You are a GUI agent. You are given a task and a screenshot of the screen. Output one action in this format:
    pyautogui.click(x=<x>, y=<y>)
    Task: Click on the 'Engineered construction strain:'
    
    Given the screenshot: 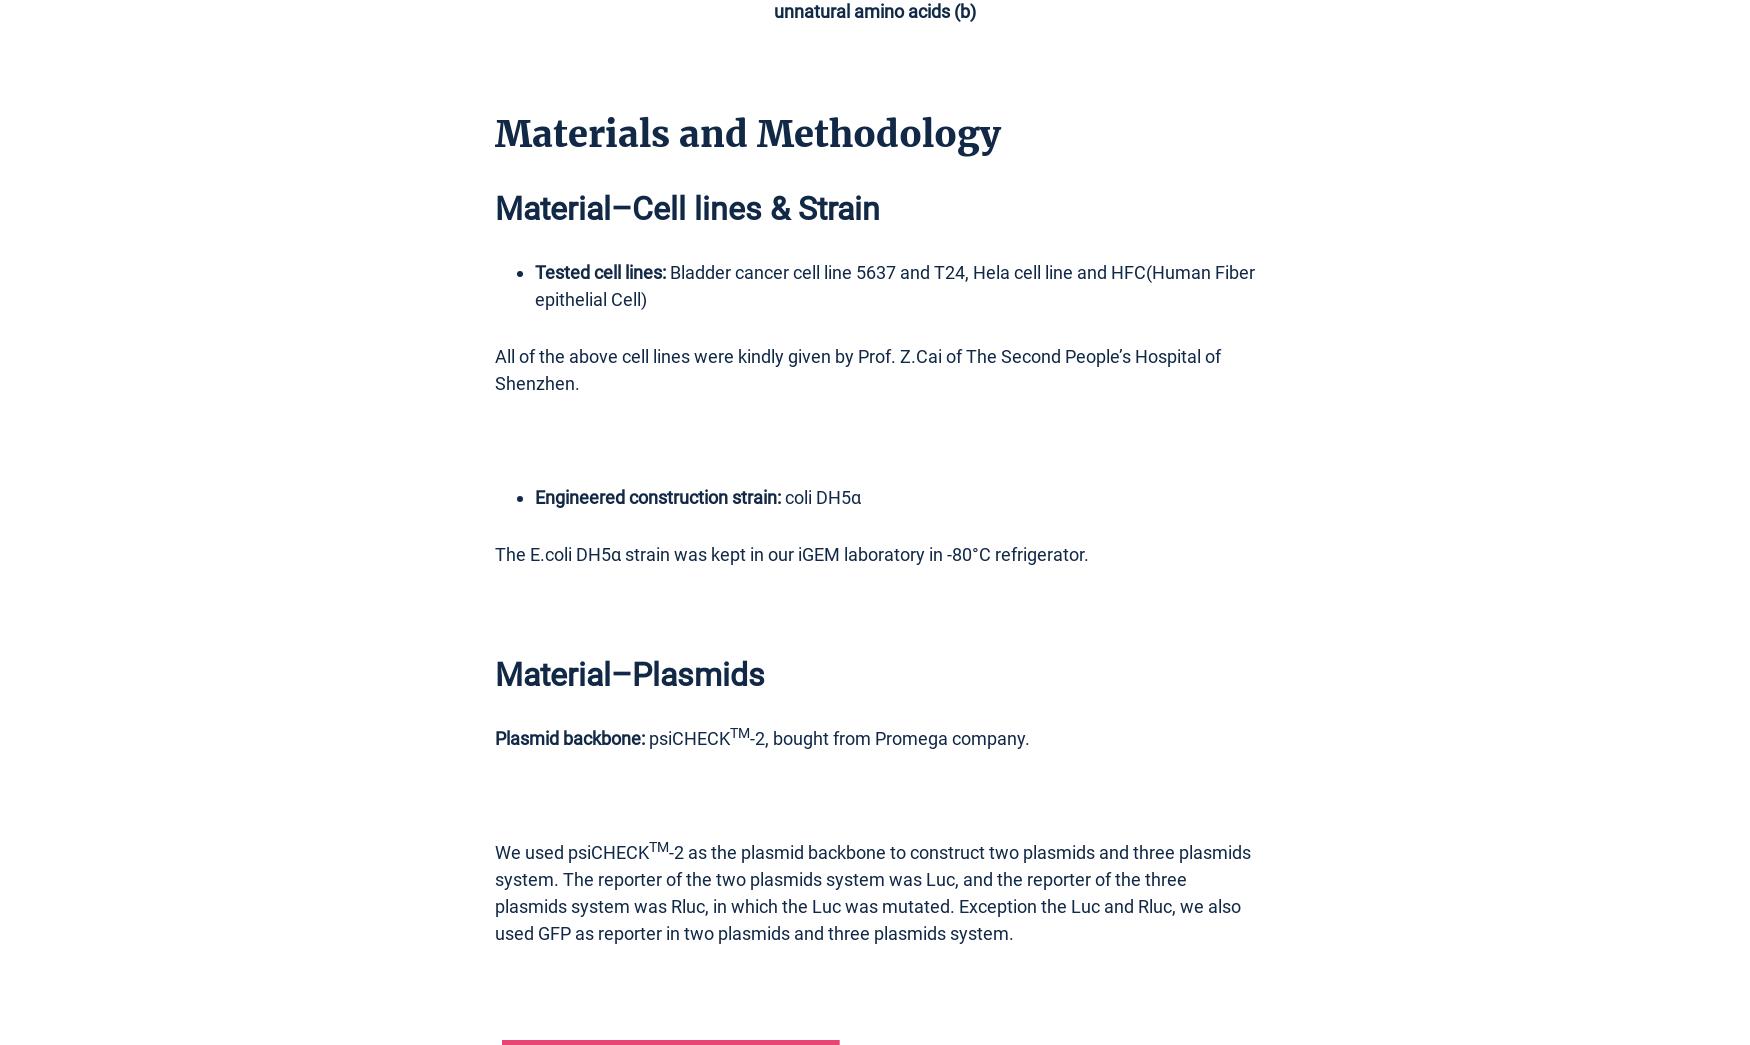 What is the action you would take?
    pyautogui.click(x=533, y=495)
    